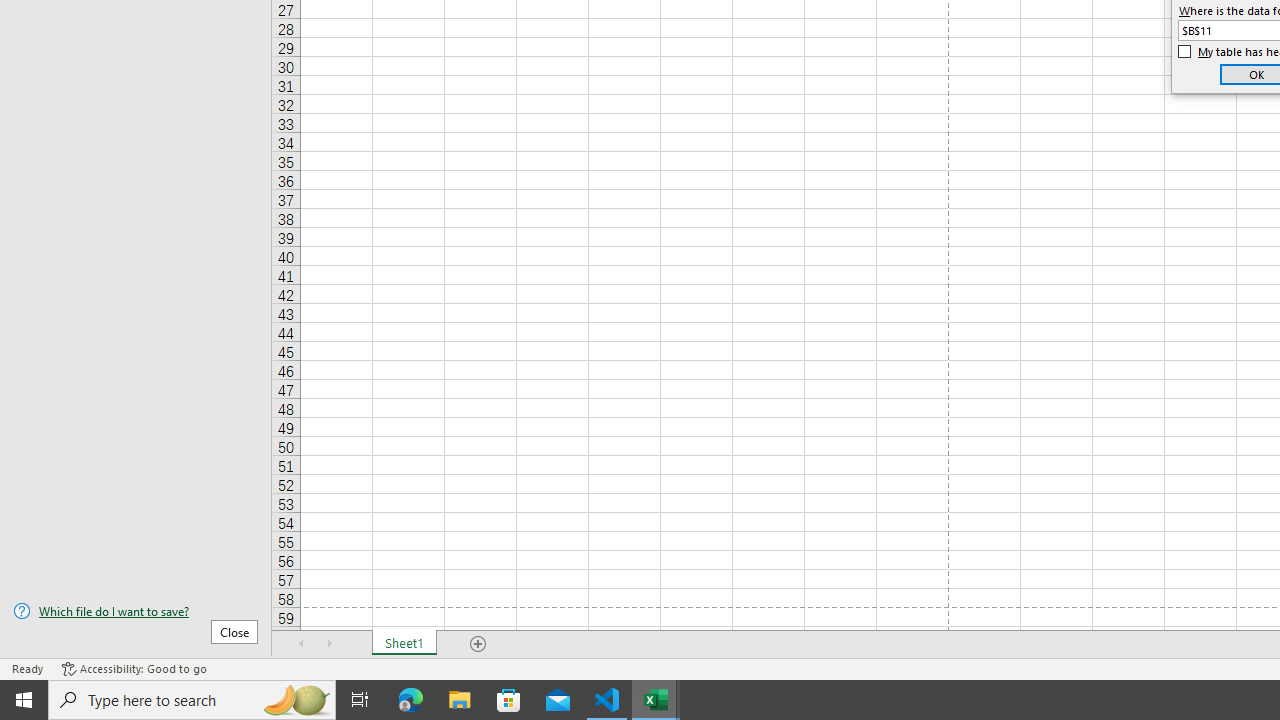 This screenshot has width=1280, height=720. I want to click on 'Close', so click(234, 631).